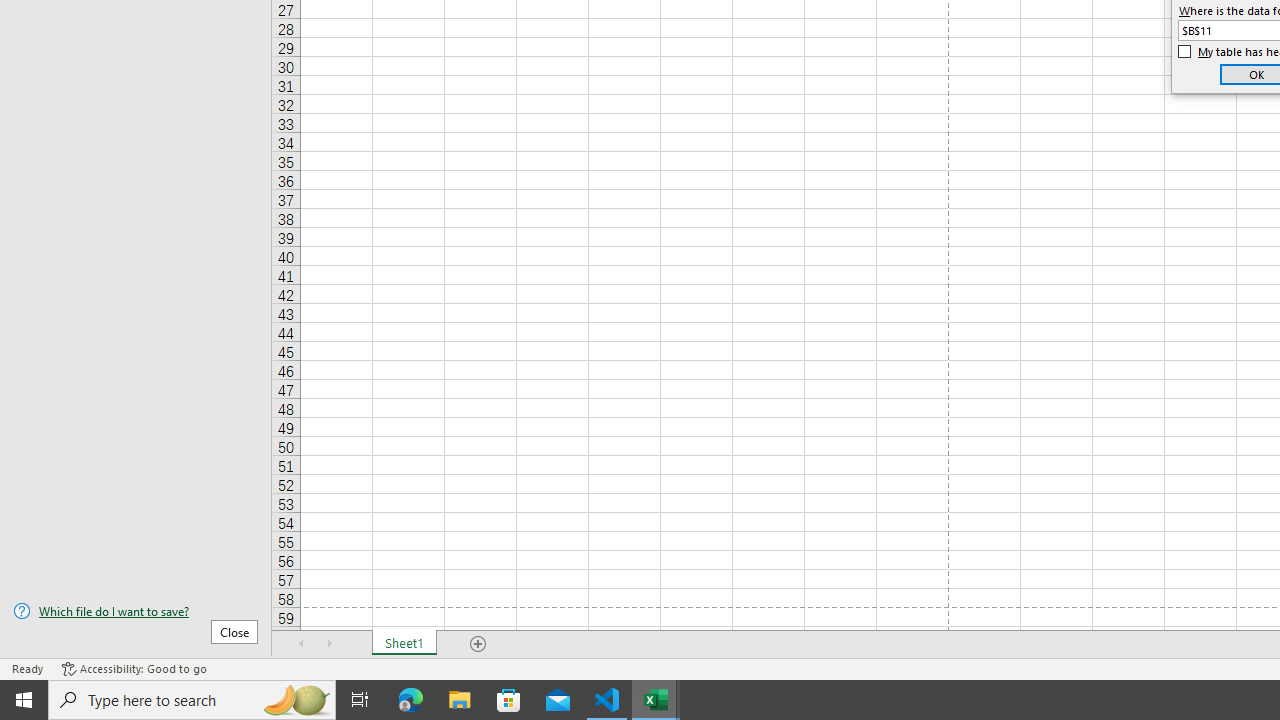 This screenshot has width=1280, height=720. I want to click on 'Close', so click(234, 631).